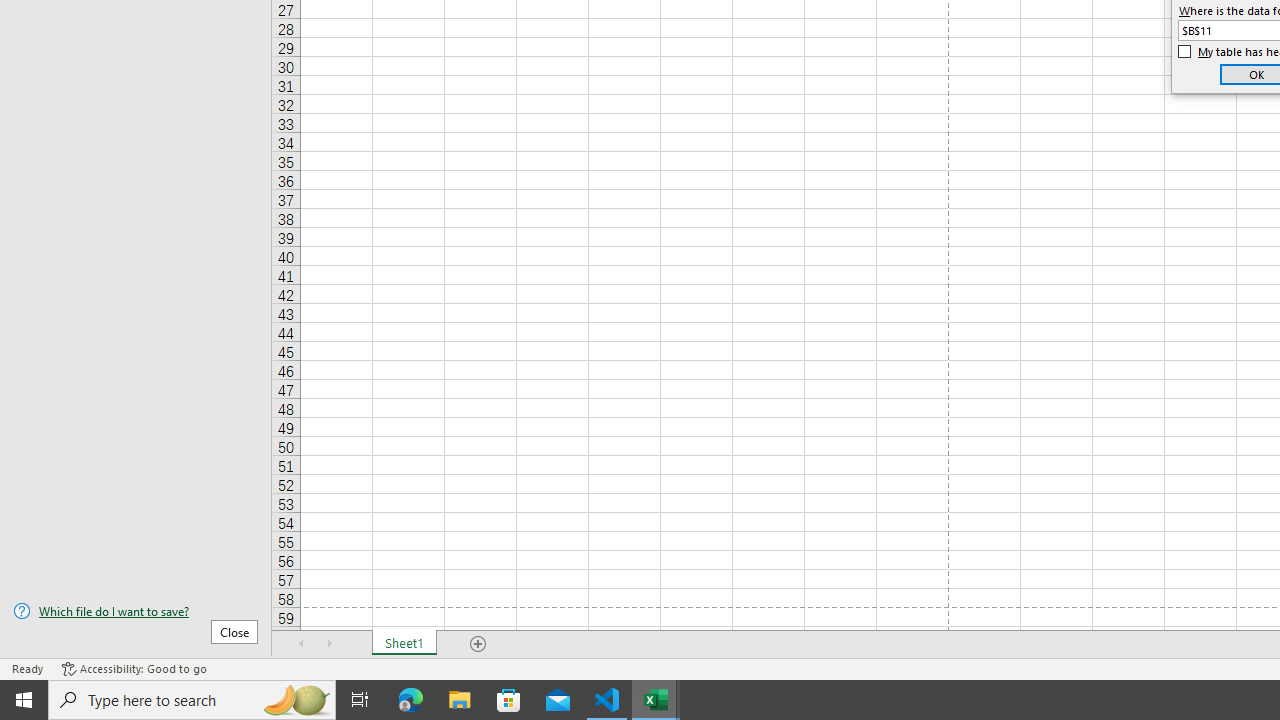 This screenshot has width=1280, height=720. I want to click on 'Close', so click(234, 631).